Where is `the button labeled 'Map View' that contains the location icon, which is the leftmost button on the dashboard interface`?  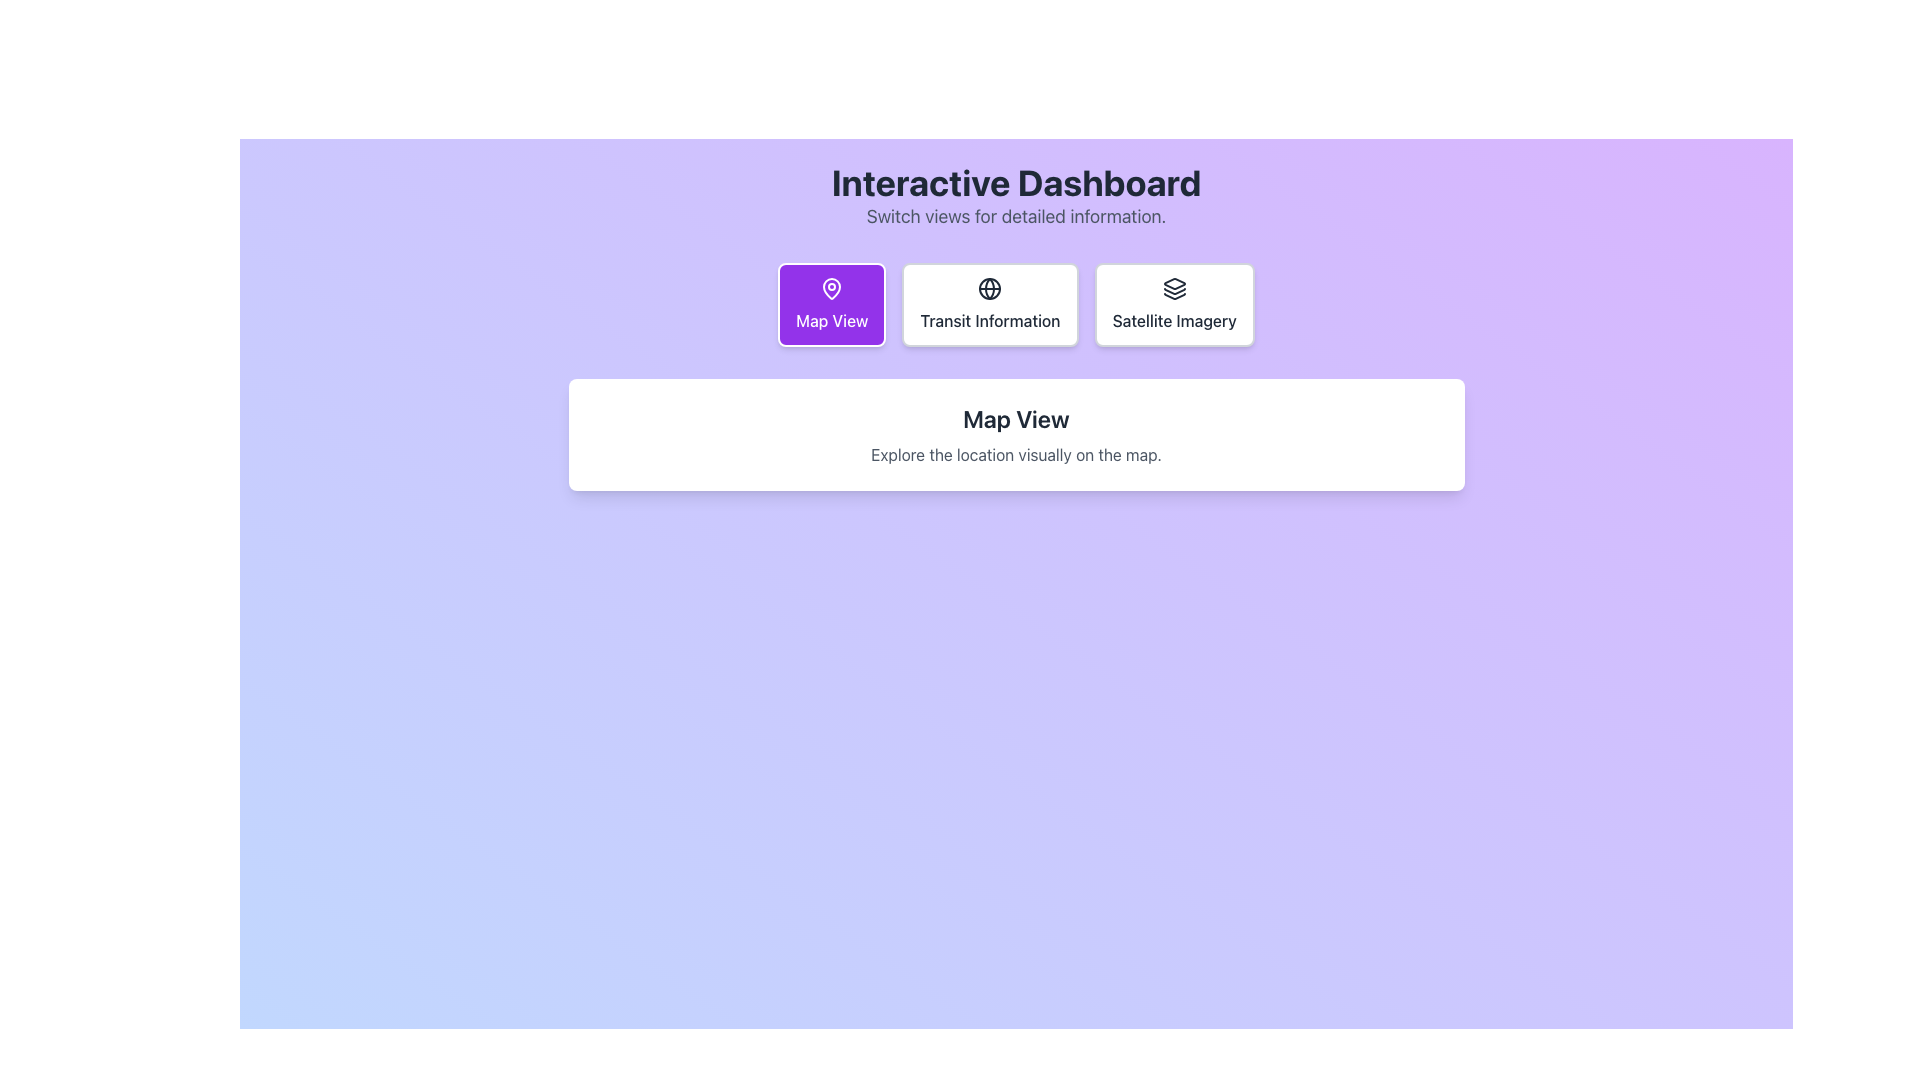 the button labeled 'Map View' that contains the location icon, which is the leftmost button on the dashboard interface is located at coordinates (832, 289).